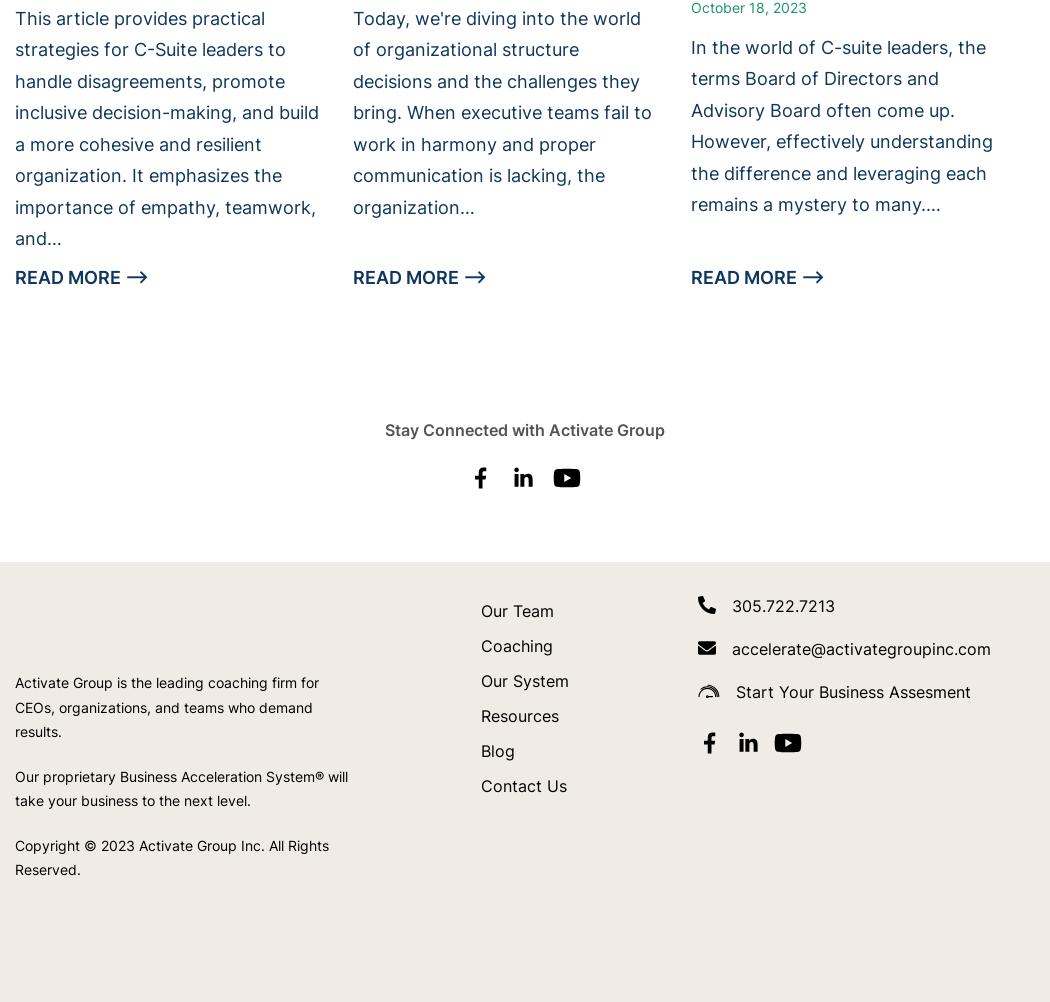 The height and width of the screenshot is (1002, 1050). Describe the element at coordinates (181, 786) in the screenshot. I see `'Our proprietary Business Acceleration System® will take your business to the next level.'` at that location.